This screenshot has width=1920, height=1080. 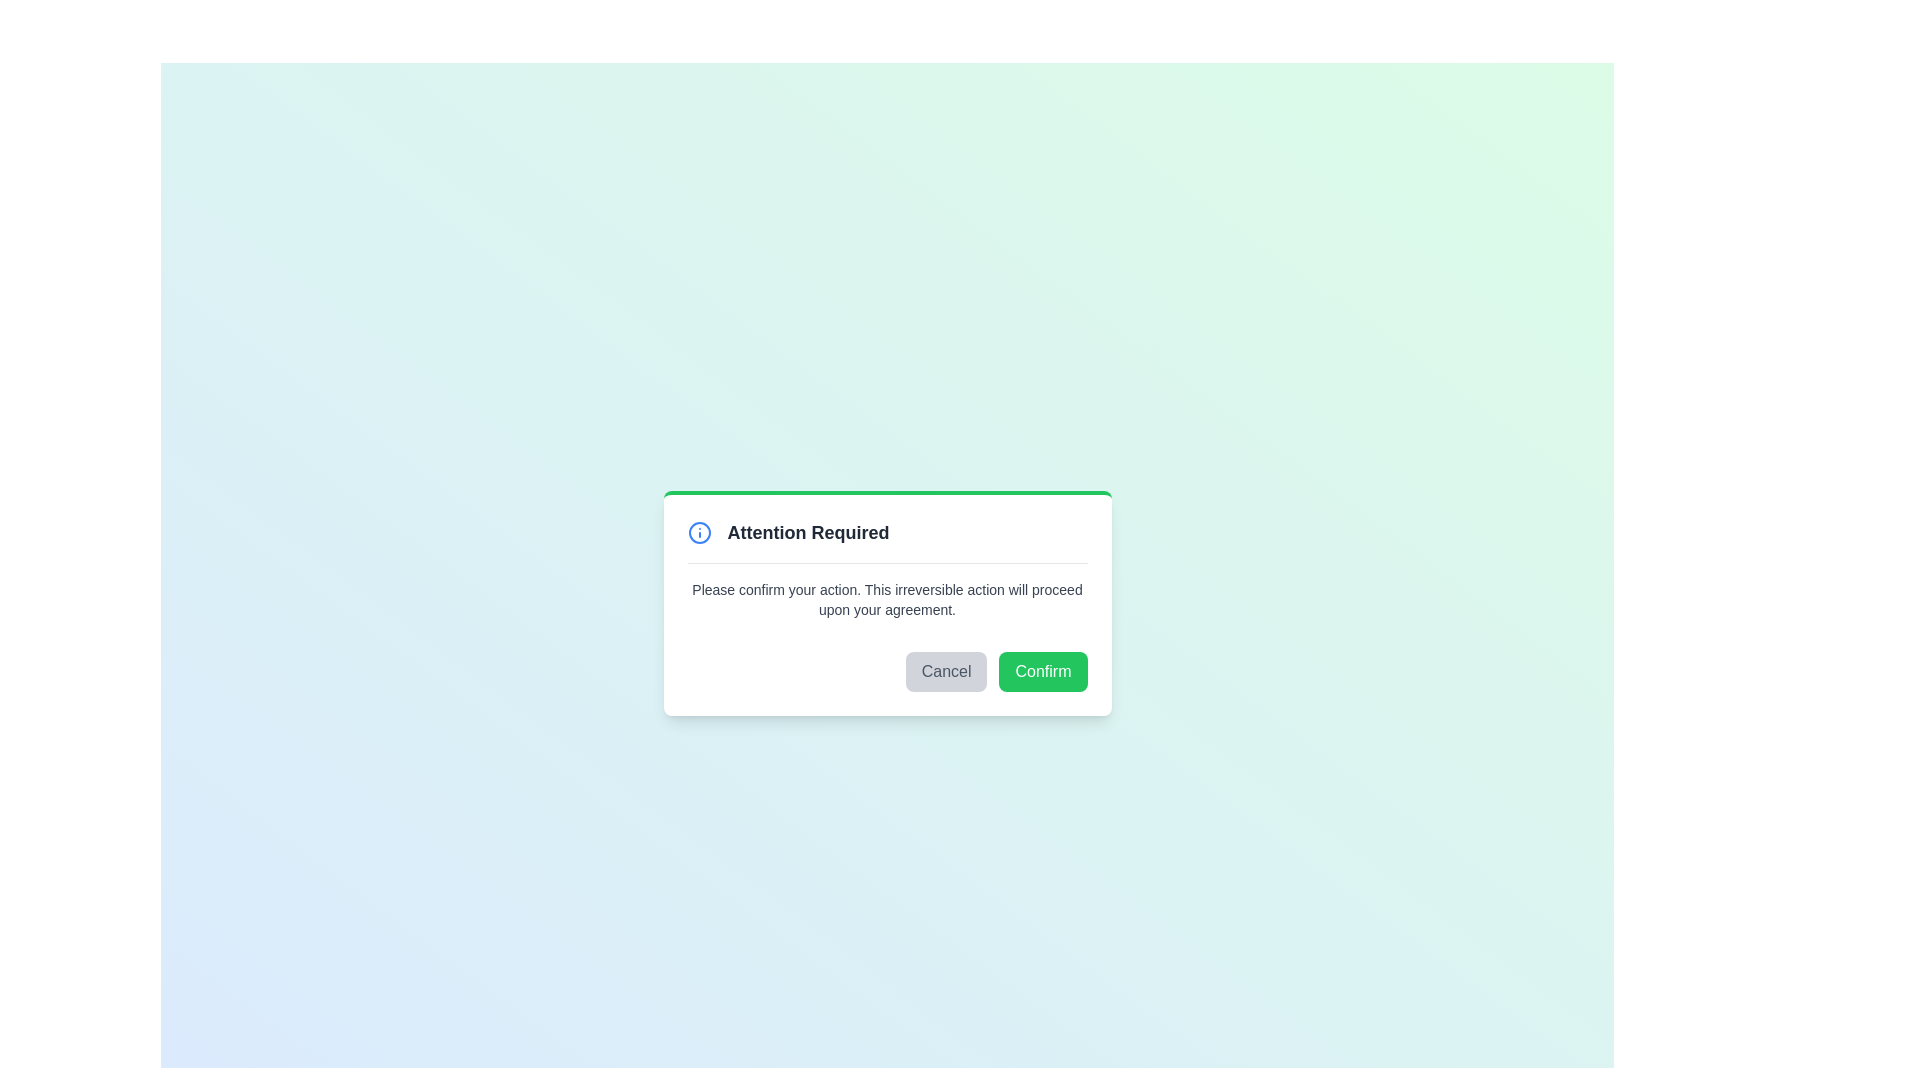 I want to click on the 'Cancel' button located at the bottom-left of the confirmation dialog, so click(x=945, y=671).